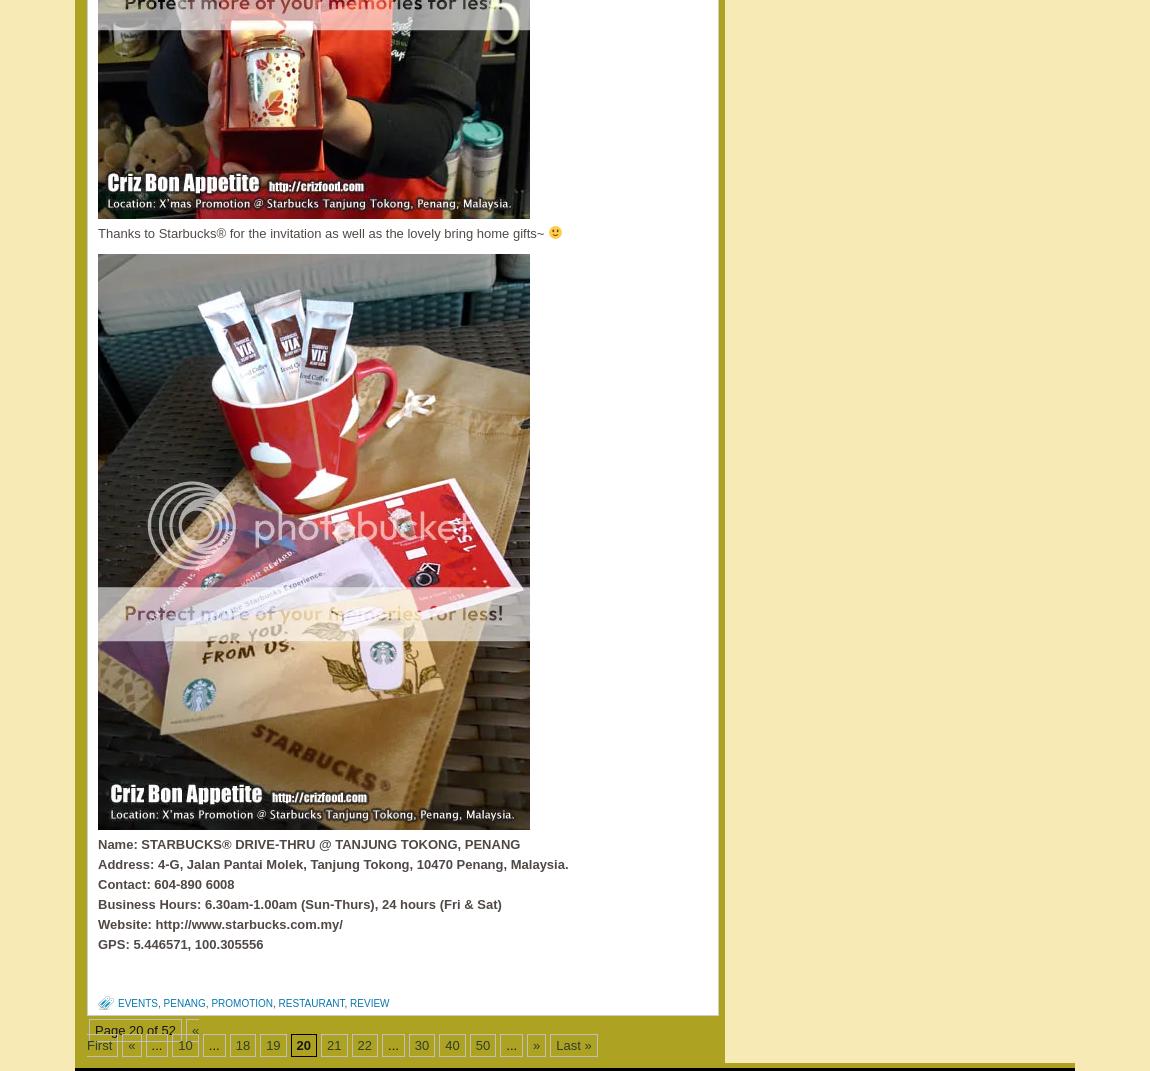 The width and height of the screenshot is (1150, 1071). What do you see at coordinates (309, 844) in the screenshot?
I see `'Name: STARBUCKS® DRIVE-THRU @ TANJUNG TOKONG, PENANG'` at bounding box center [309, 844].